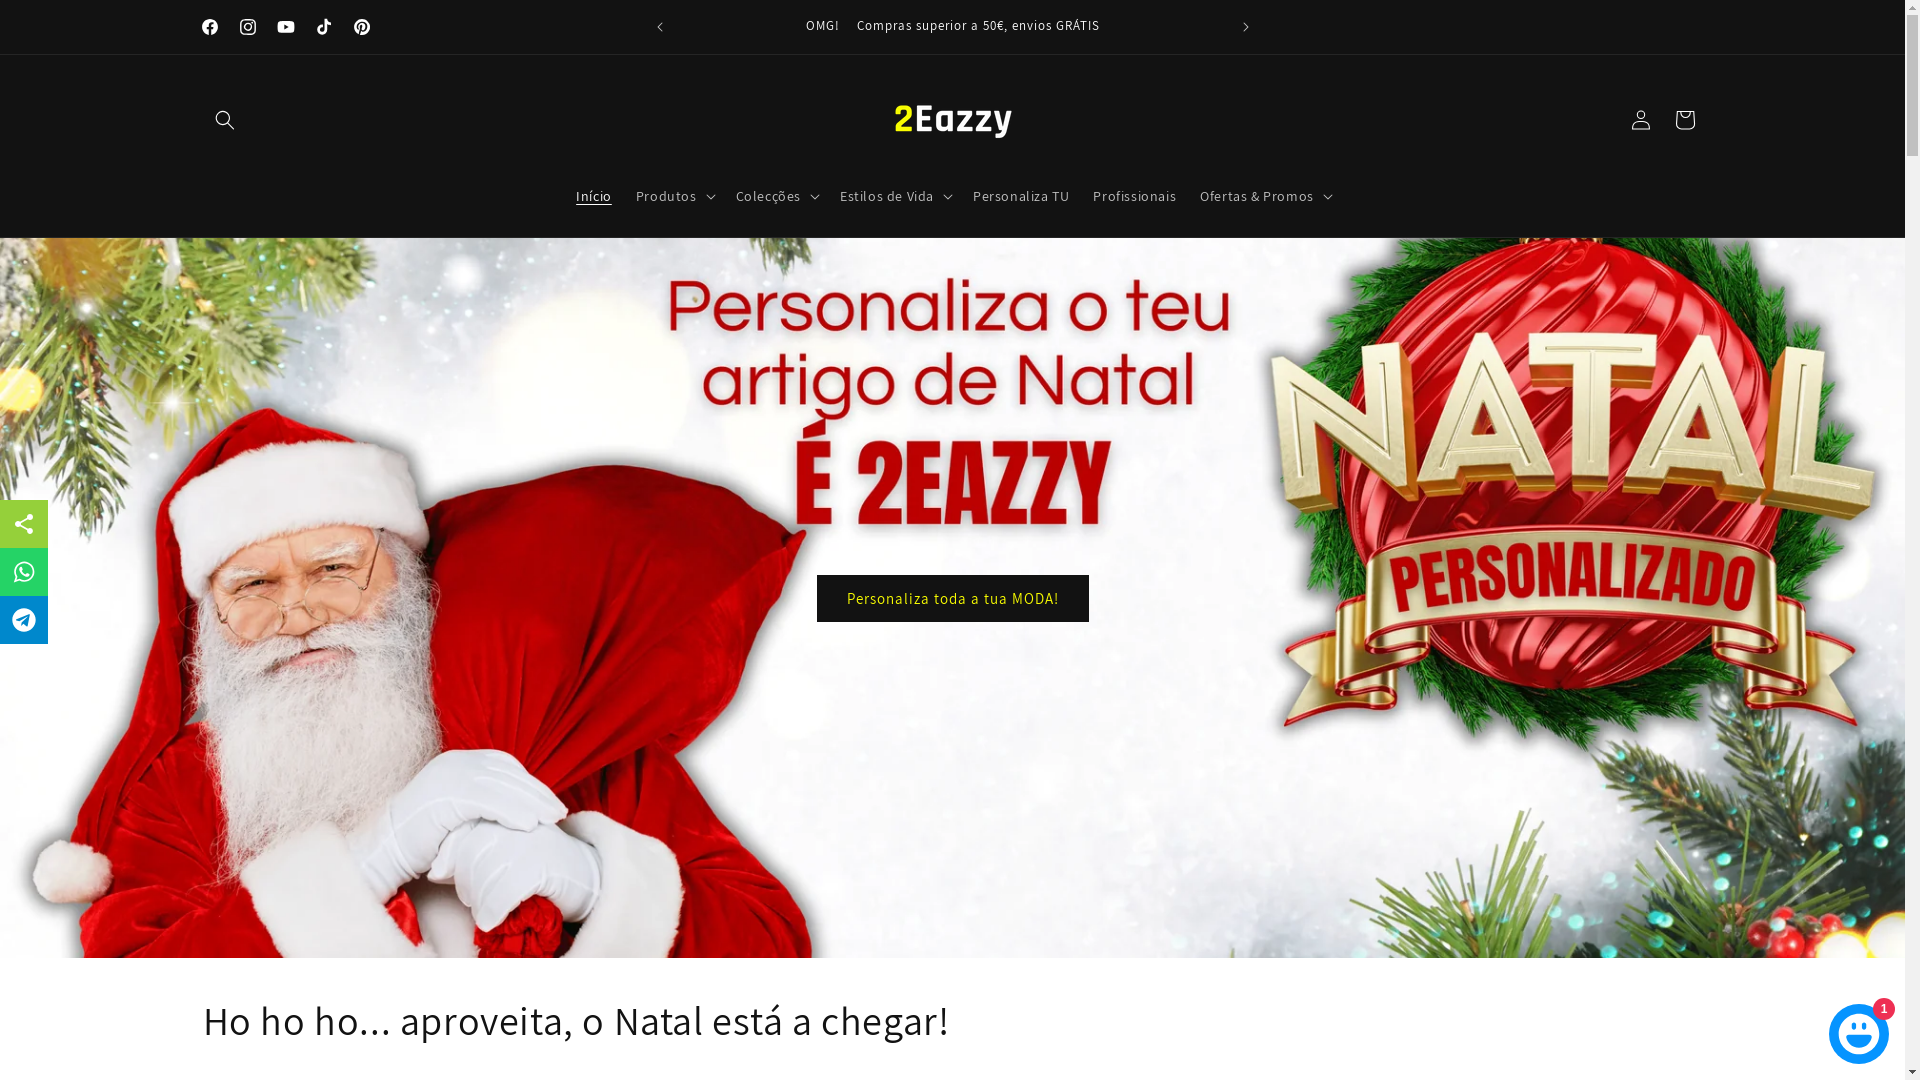 The height and width of the screenshot is (1080, 1920). What do you see at coordinates (1134, 196) in the screenshot?
I see `'Profissionais'` at bounding box center [1134, 196].